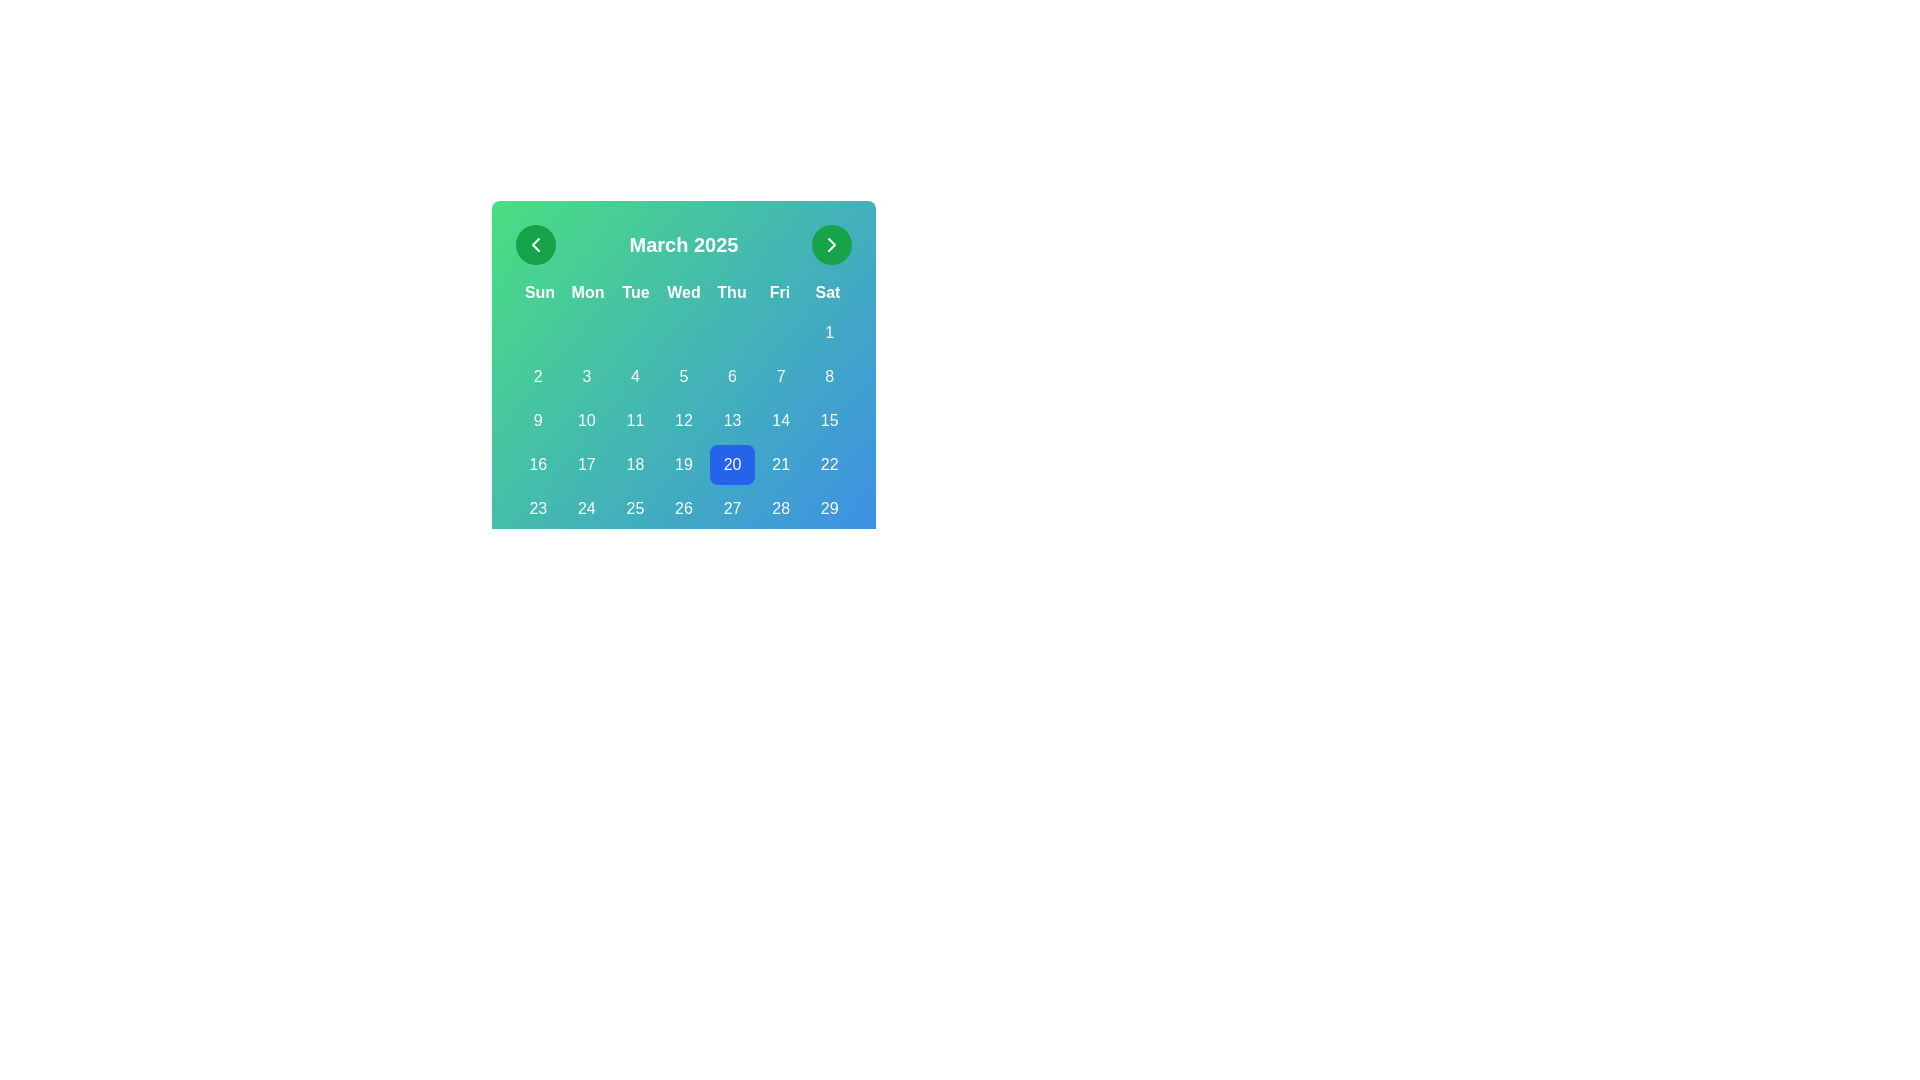 The image size is (1920, 1080). What do you see at coordinates (829, 377) in the screenshot?
I see `the date button for '8' located in the 7th column and 2nd row under the 'Sat' header in the calendar interface` at bounding box center [829, 377].